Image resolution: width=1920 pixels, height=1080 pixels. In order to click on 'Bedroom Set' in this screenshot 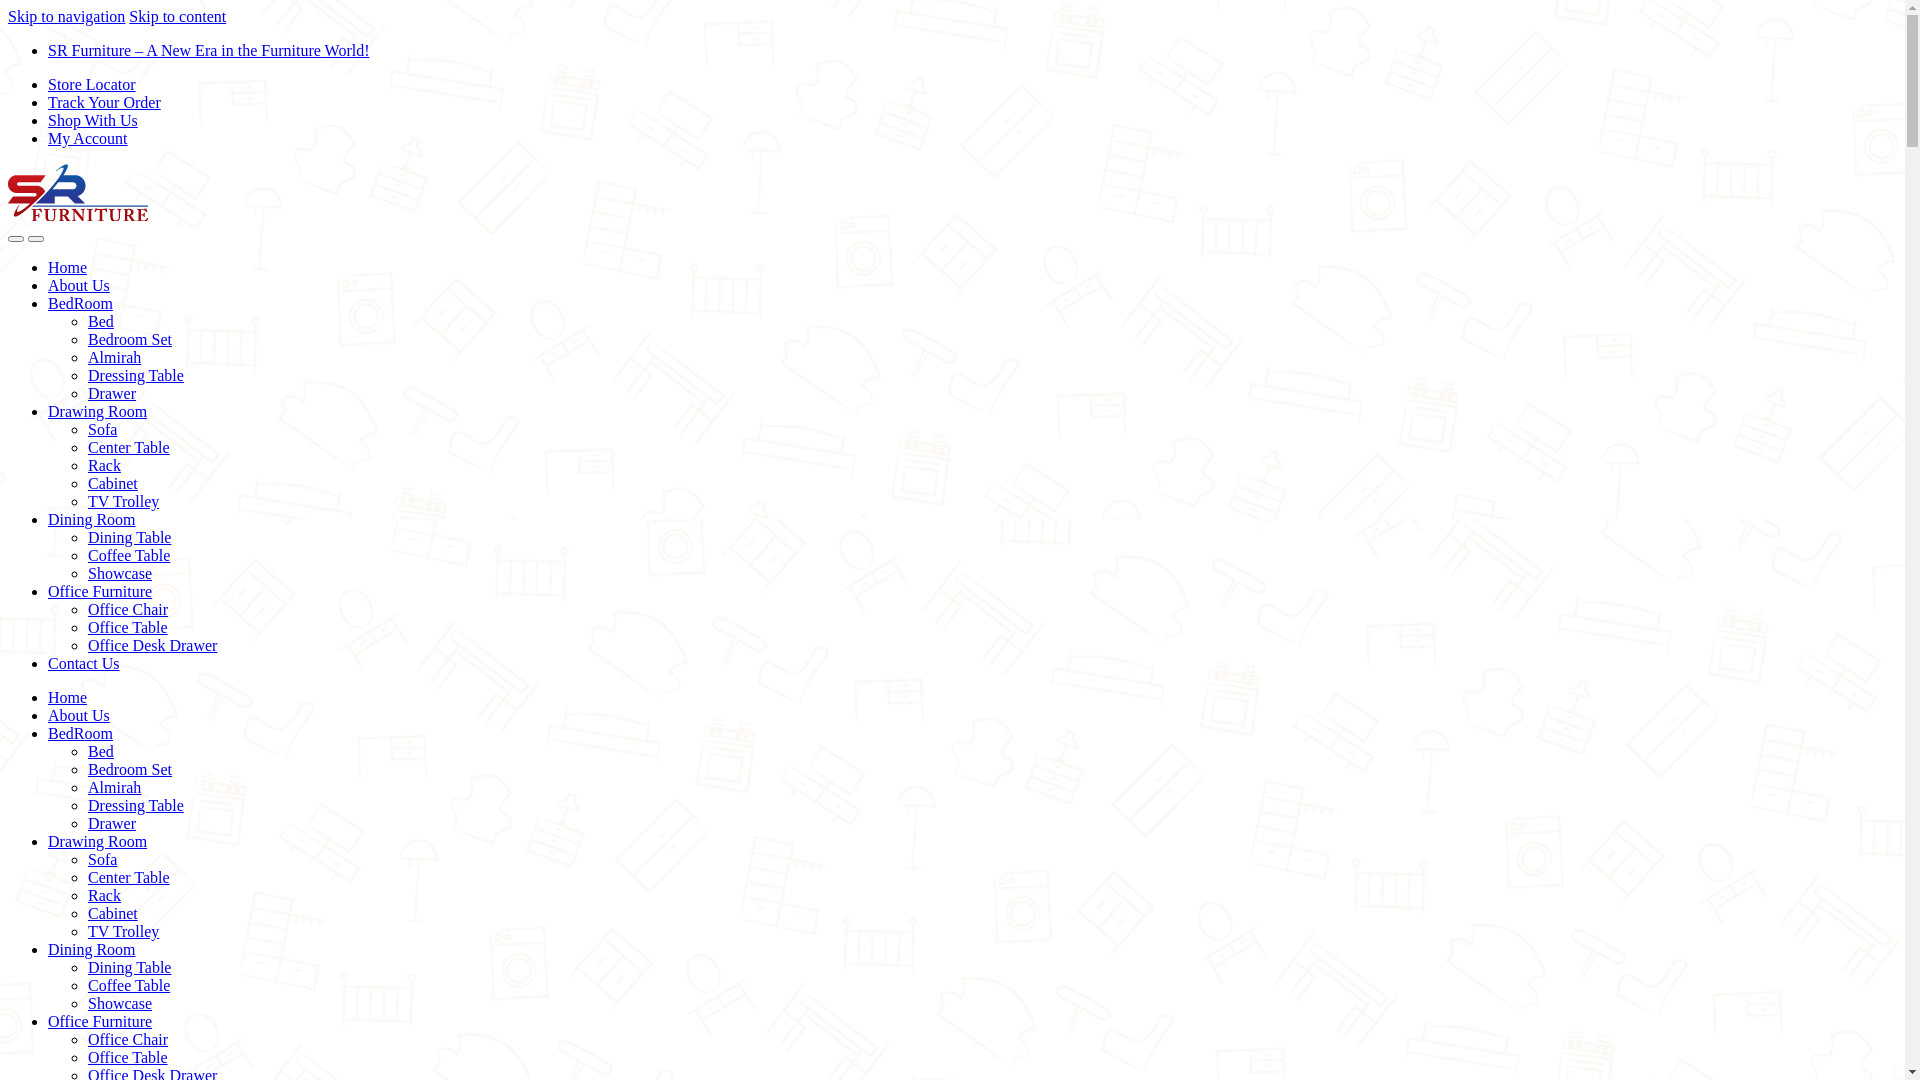, I will do `click(128, 338)`.